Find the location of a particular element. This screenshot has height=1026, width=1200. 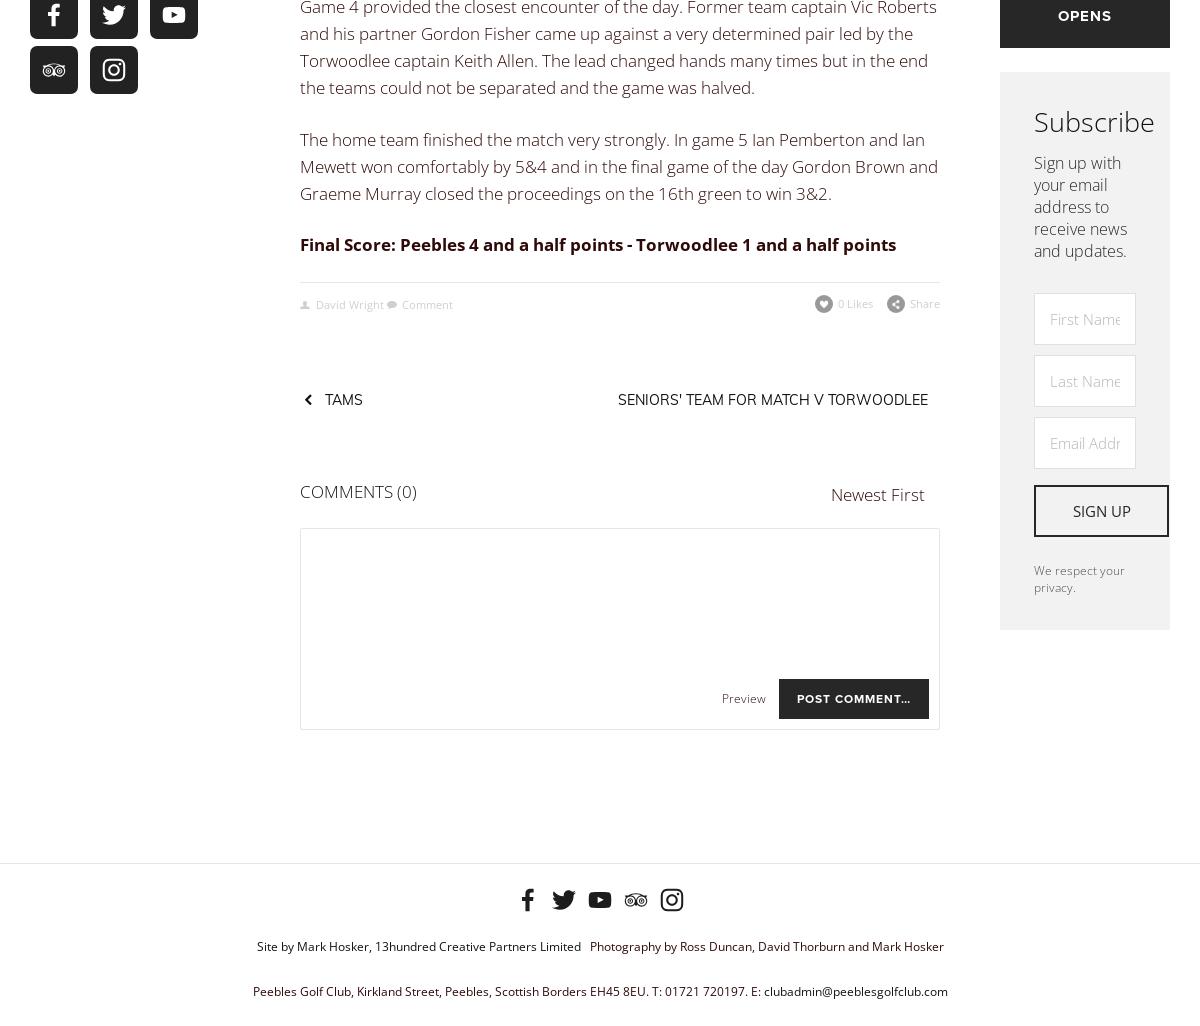

'Comment' is located at coordinates (427, 303).